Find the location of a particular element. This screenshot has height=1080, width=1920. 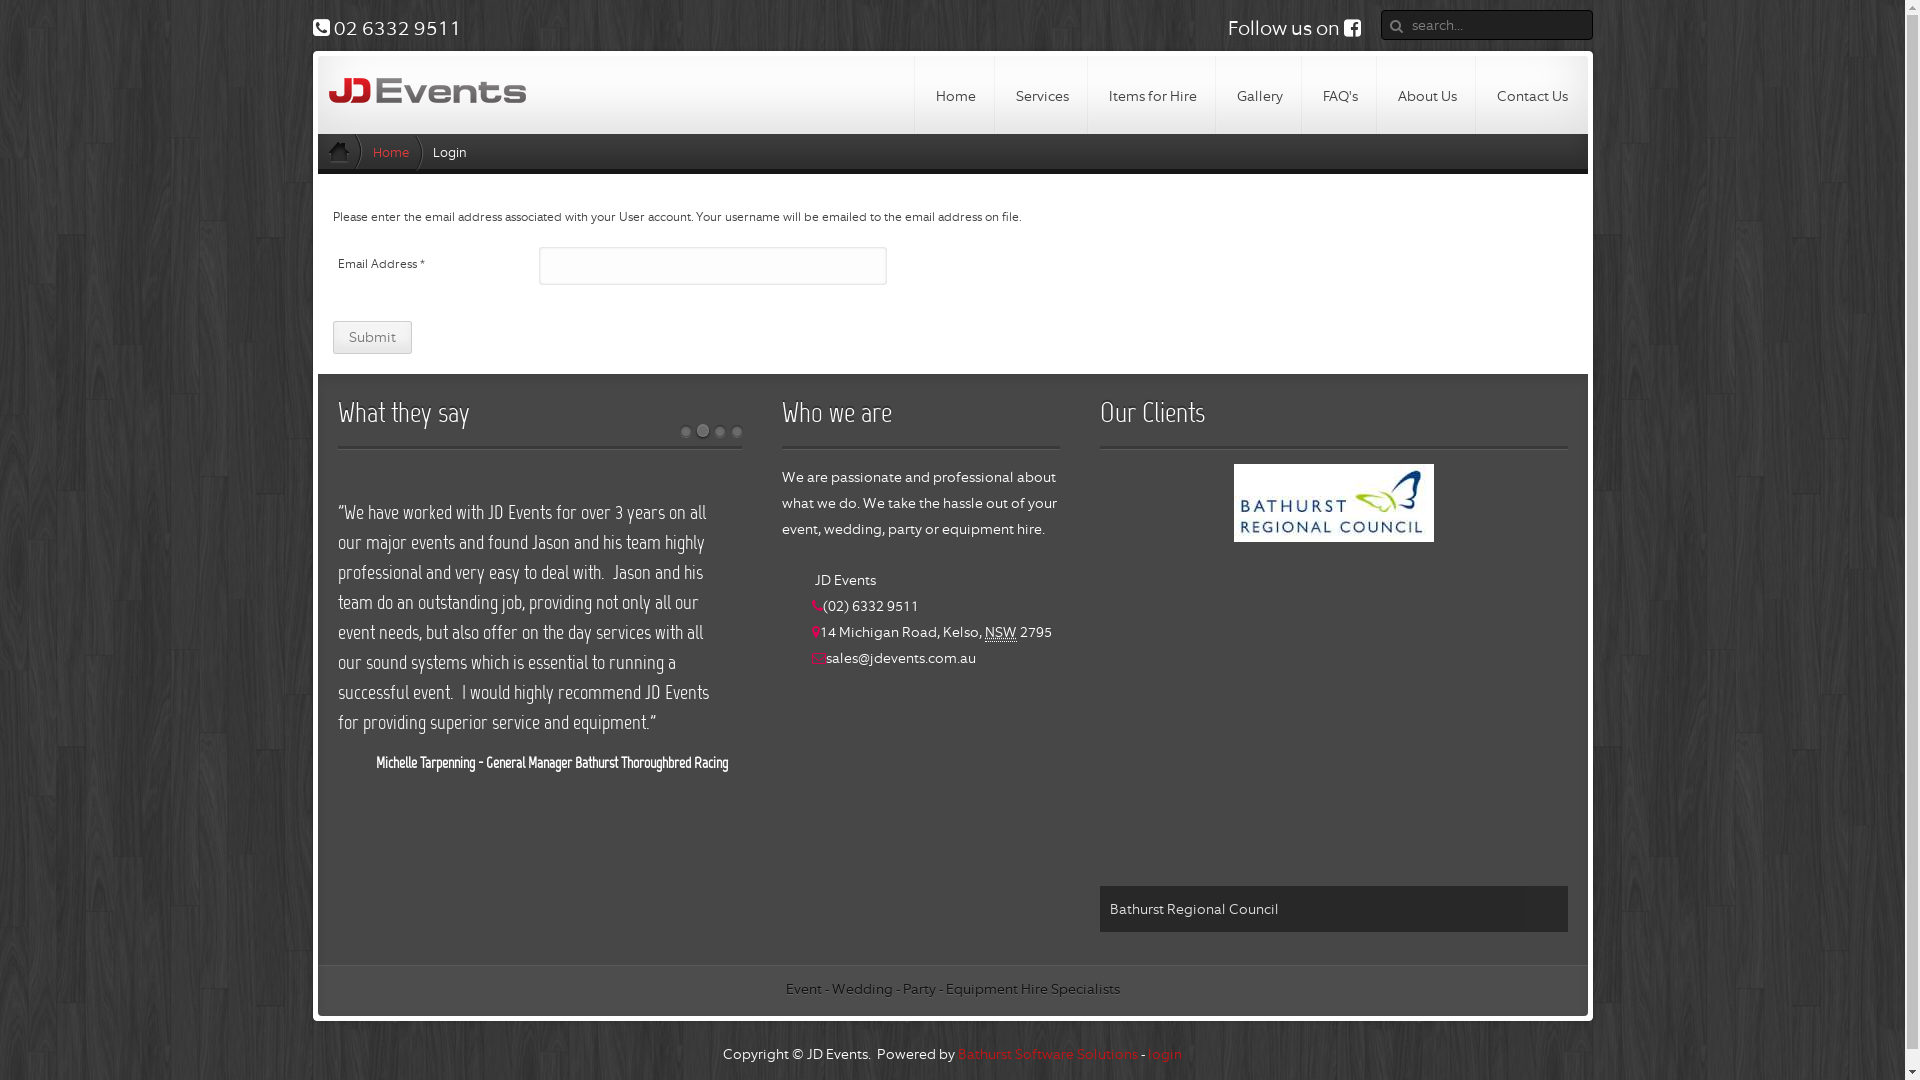

'login' is located at coordinates (1165, 1052).